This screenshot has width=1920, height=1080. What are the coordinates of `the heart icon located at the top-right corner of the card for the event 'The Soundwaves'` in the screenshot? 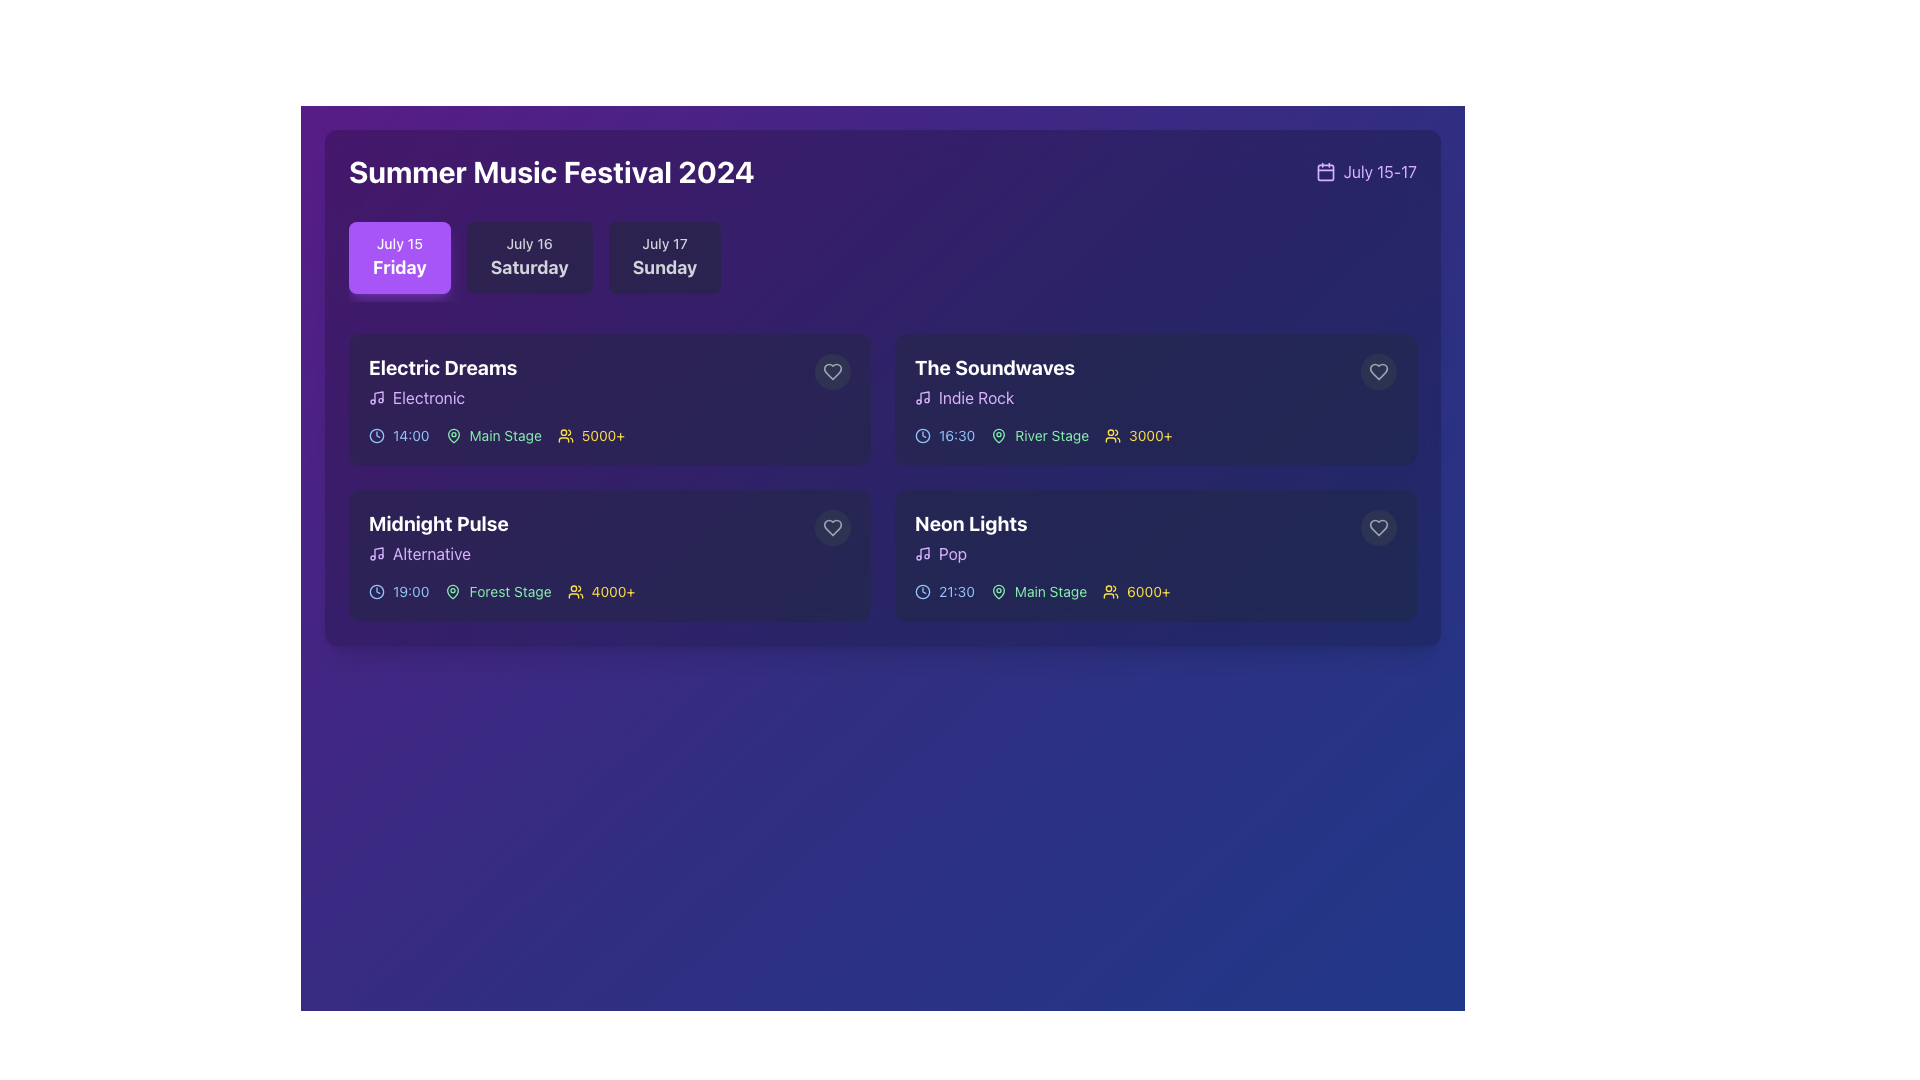 It's located at (1377, 371).